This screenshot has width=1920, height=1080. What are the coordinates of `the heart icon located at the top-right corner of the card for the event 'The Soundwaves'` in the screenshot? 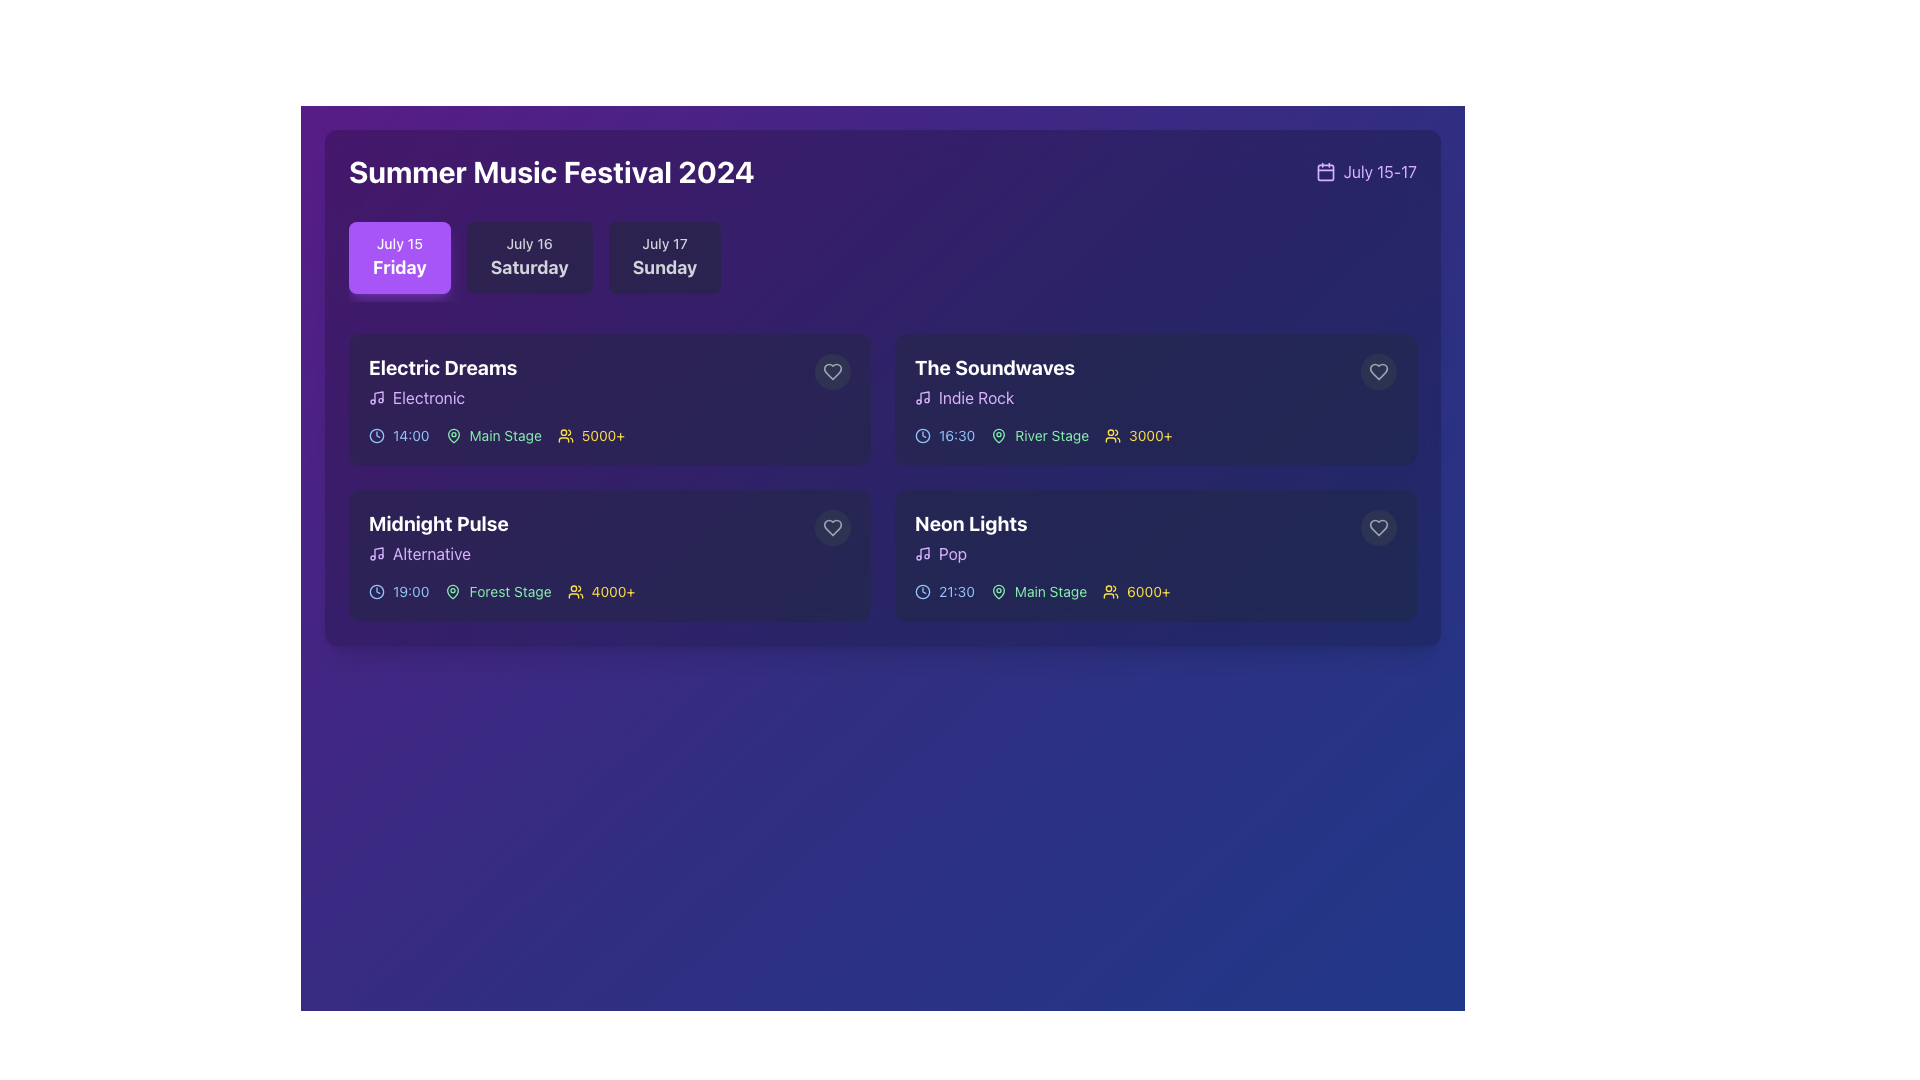 It's located at (1377, 371).